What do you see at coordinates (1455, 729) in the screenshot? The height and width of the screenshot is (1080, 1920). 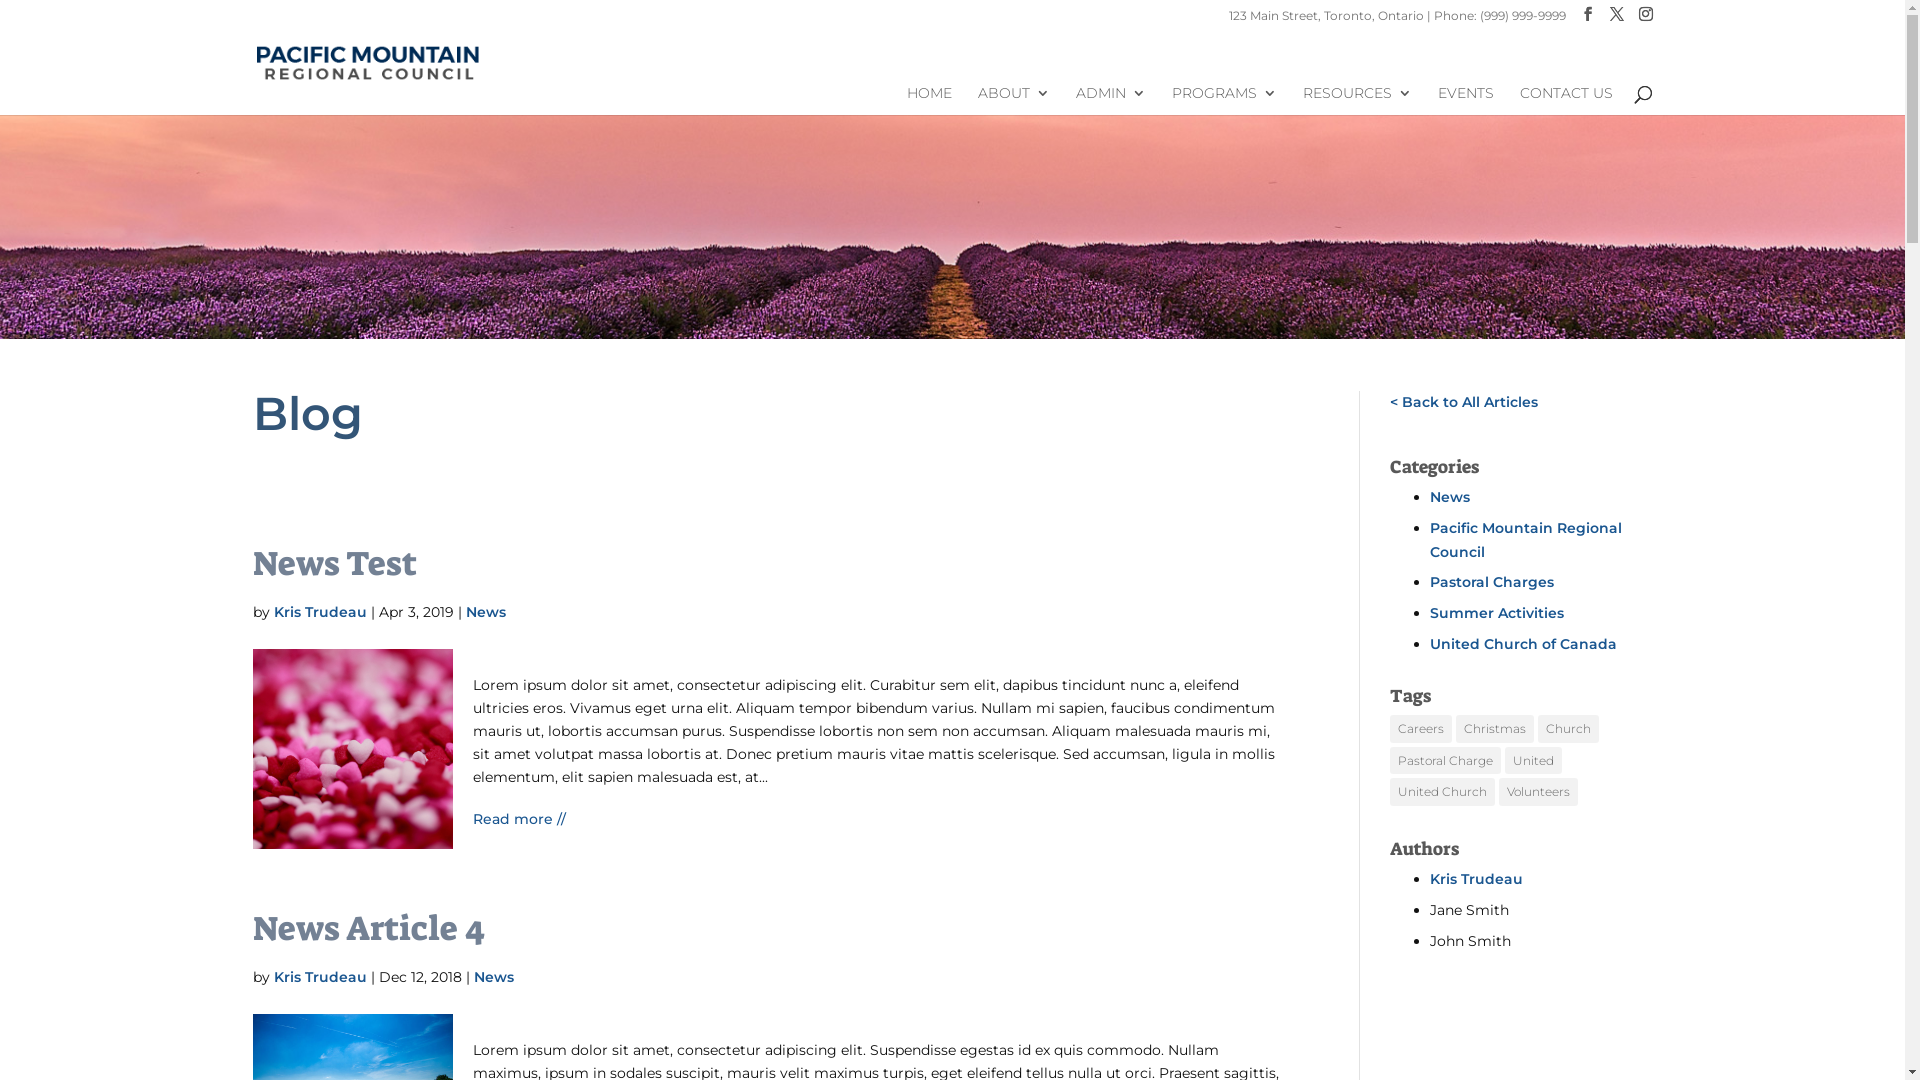 I see `'Christmas'` at bounding box center [1455, 729].